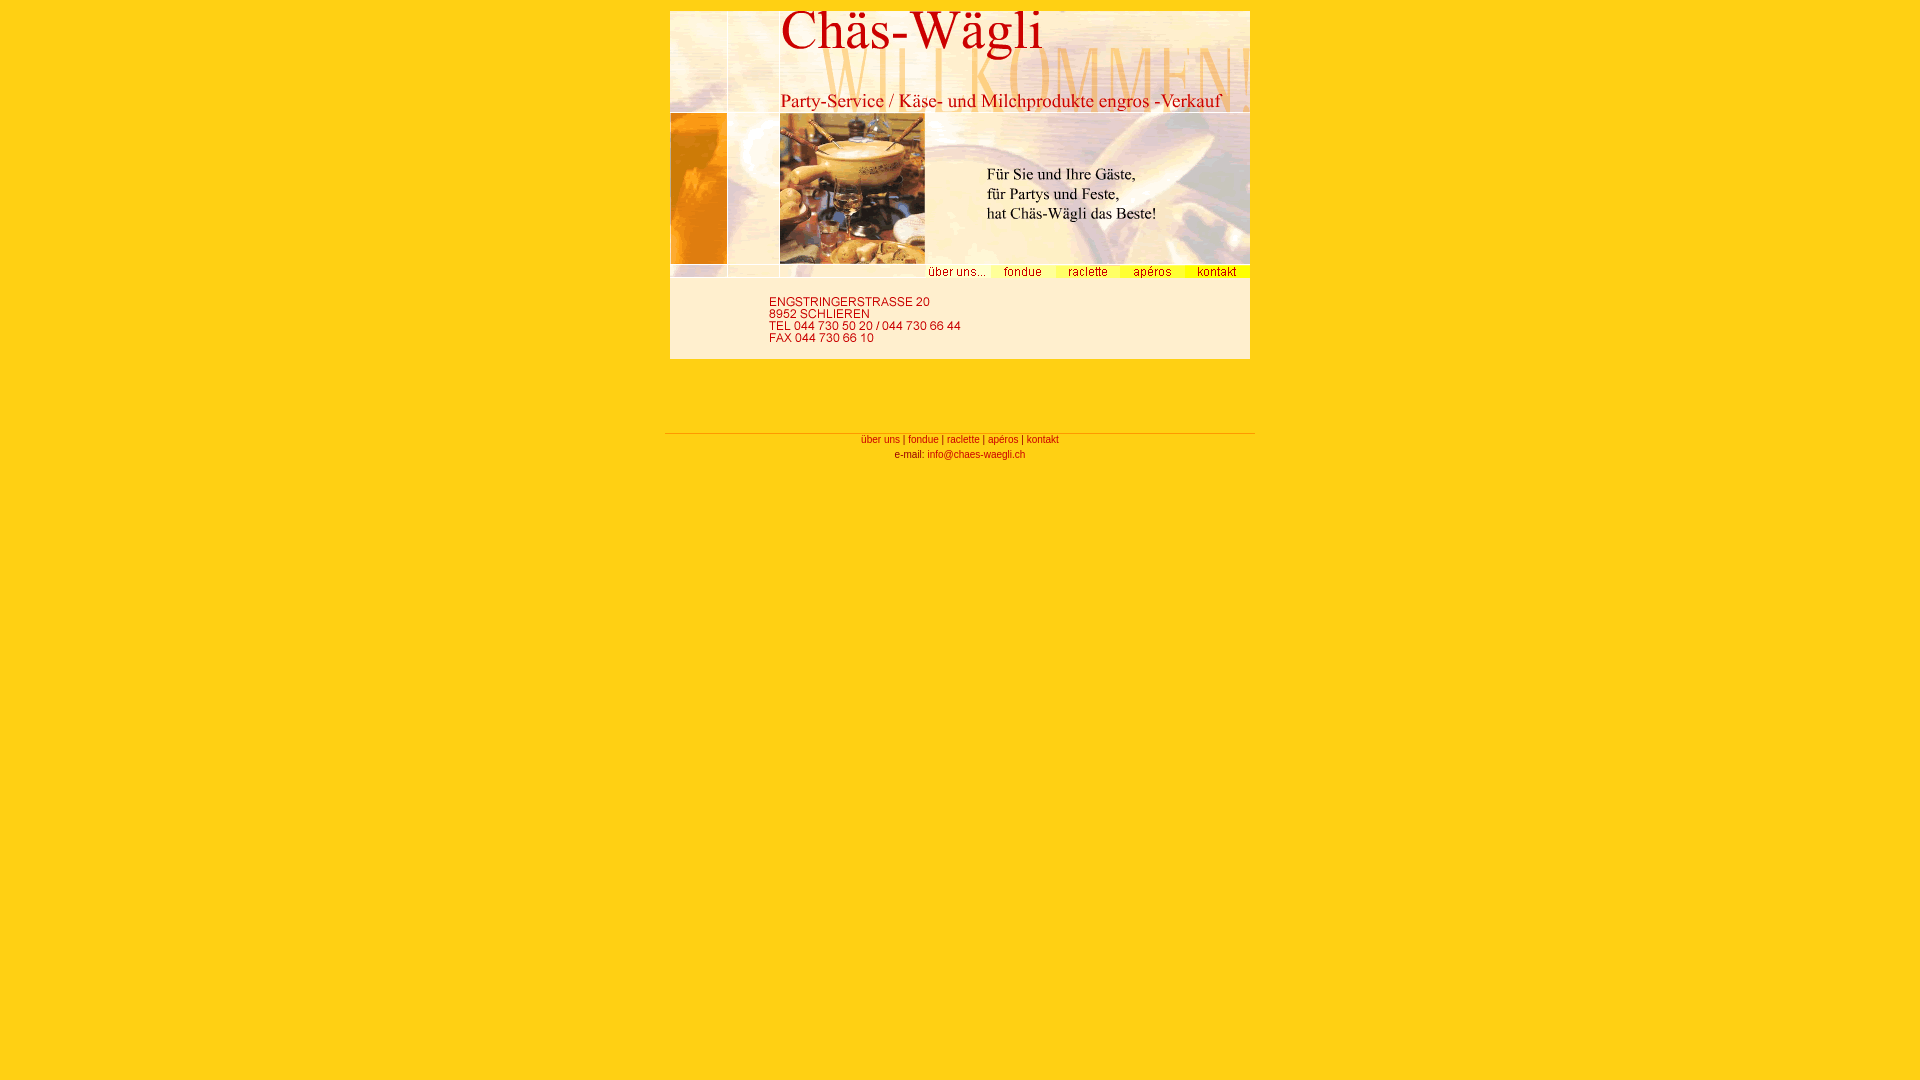 The image size is (1920, 1080). I want to click on 'info@chaes-waegli.ch', so click(975, 454).